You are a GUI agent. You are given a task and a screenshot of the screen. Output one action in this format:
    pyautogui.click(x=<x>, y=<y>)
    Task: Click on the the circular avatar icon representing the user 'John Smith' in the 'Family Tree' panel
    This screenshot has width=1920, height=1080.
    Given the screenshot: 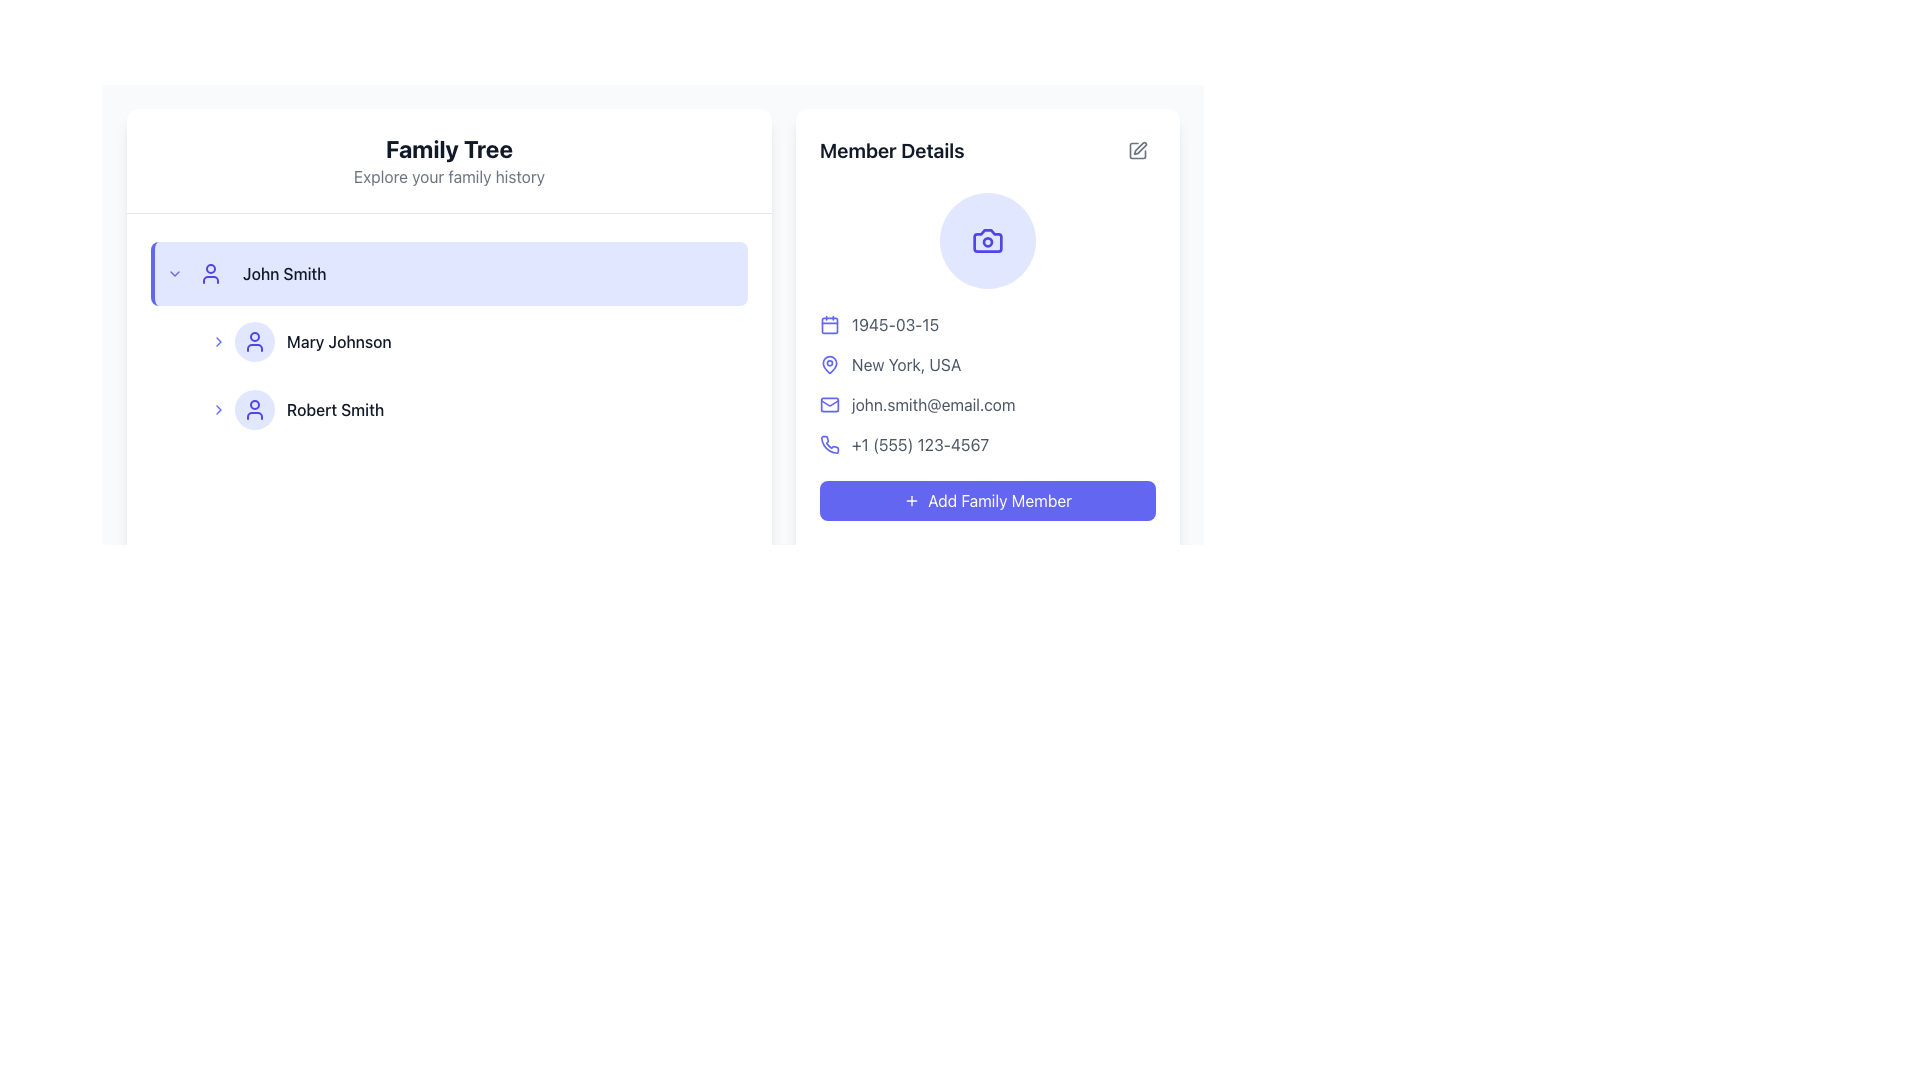 What is the action you would take?
    pyautogui.click(x=211, y=273)
    